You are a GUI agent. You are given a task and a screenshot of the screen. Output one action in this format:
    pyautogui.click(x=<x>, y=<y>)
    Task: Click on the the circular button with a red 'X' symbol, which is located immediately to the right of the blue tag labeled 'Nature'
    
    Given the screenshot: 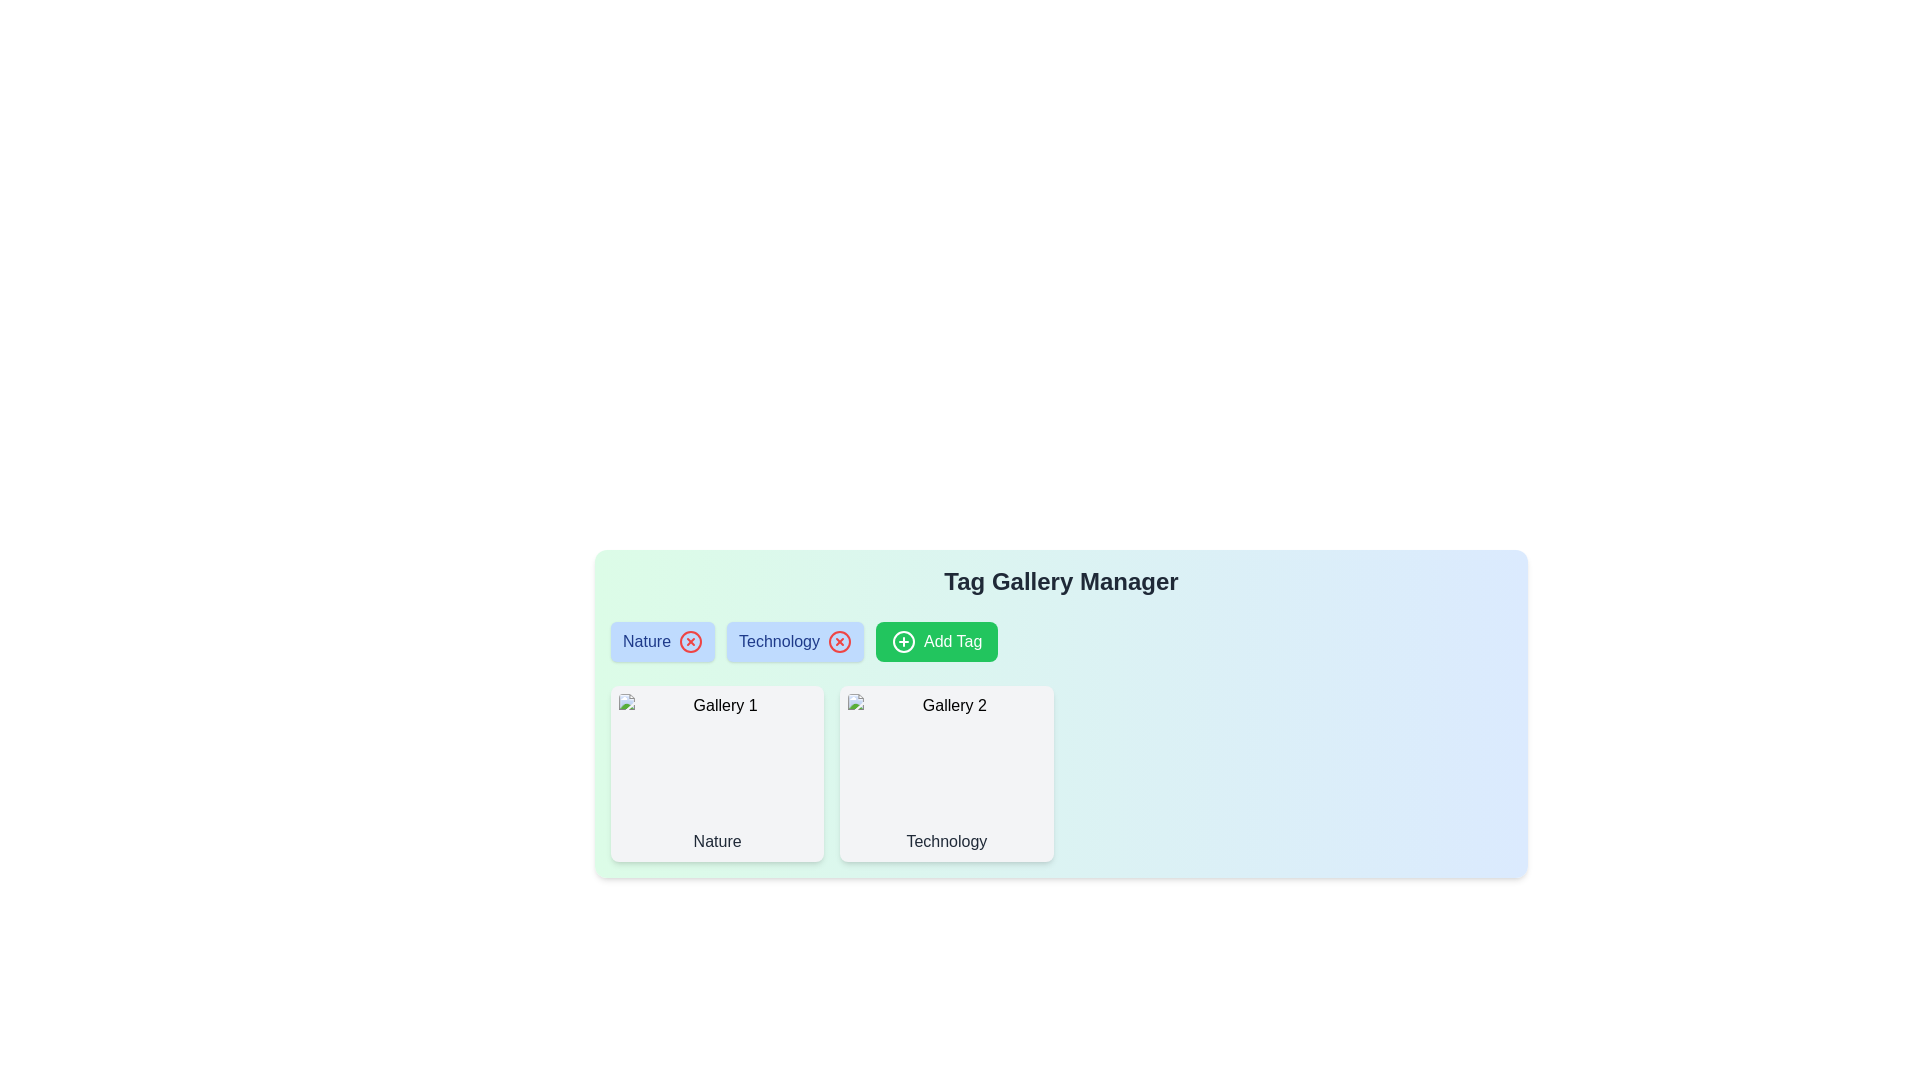 What is the action you would take?
    pyautogui.click(x=691, y=641)
    